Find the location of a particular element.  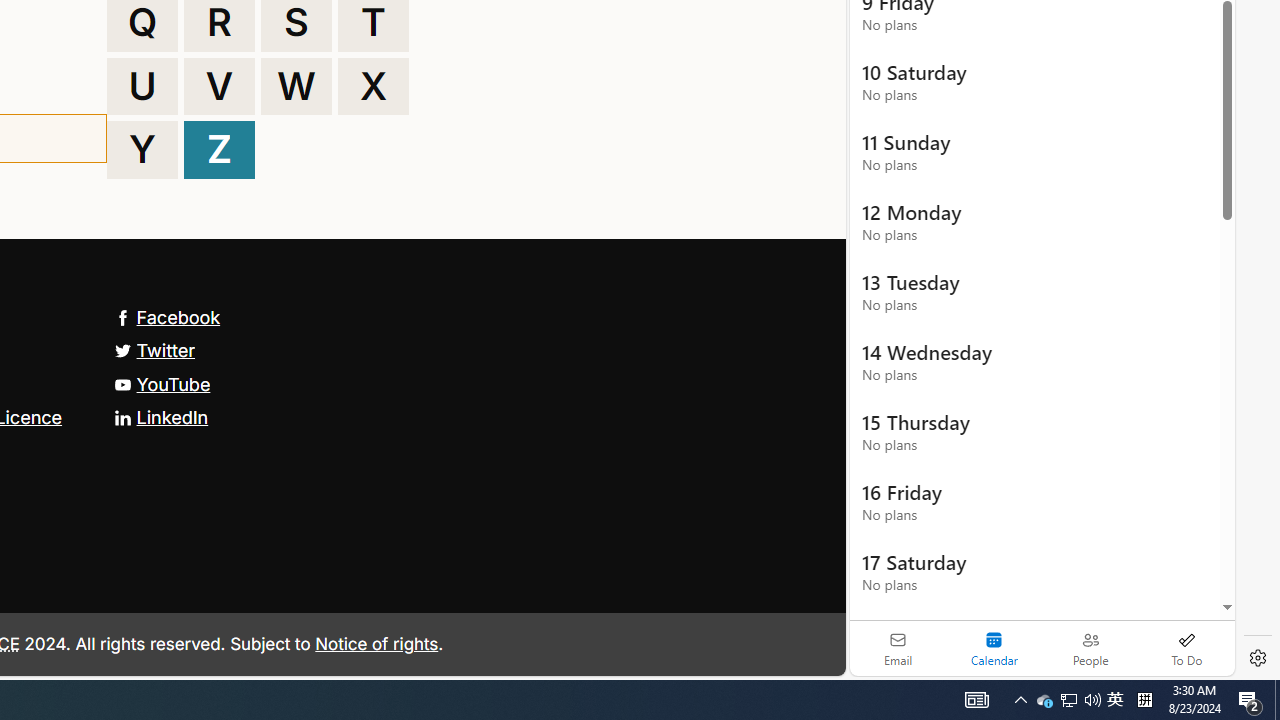

'To Do' is located at coordinates (1186, 648).